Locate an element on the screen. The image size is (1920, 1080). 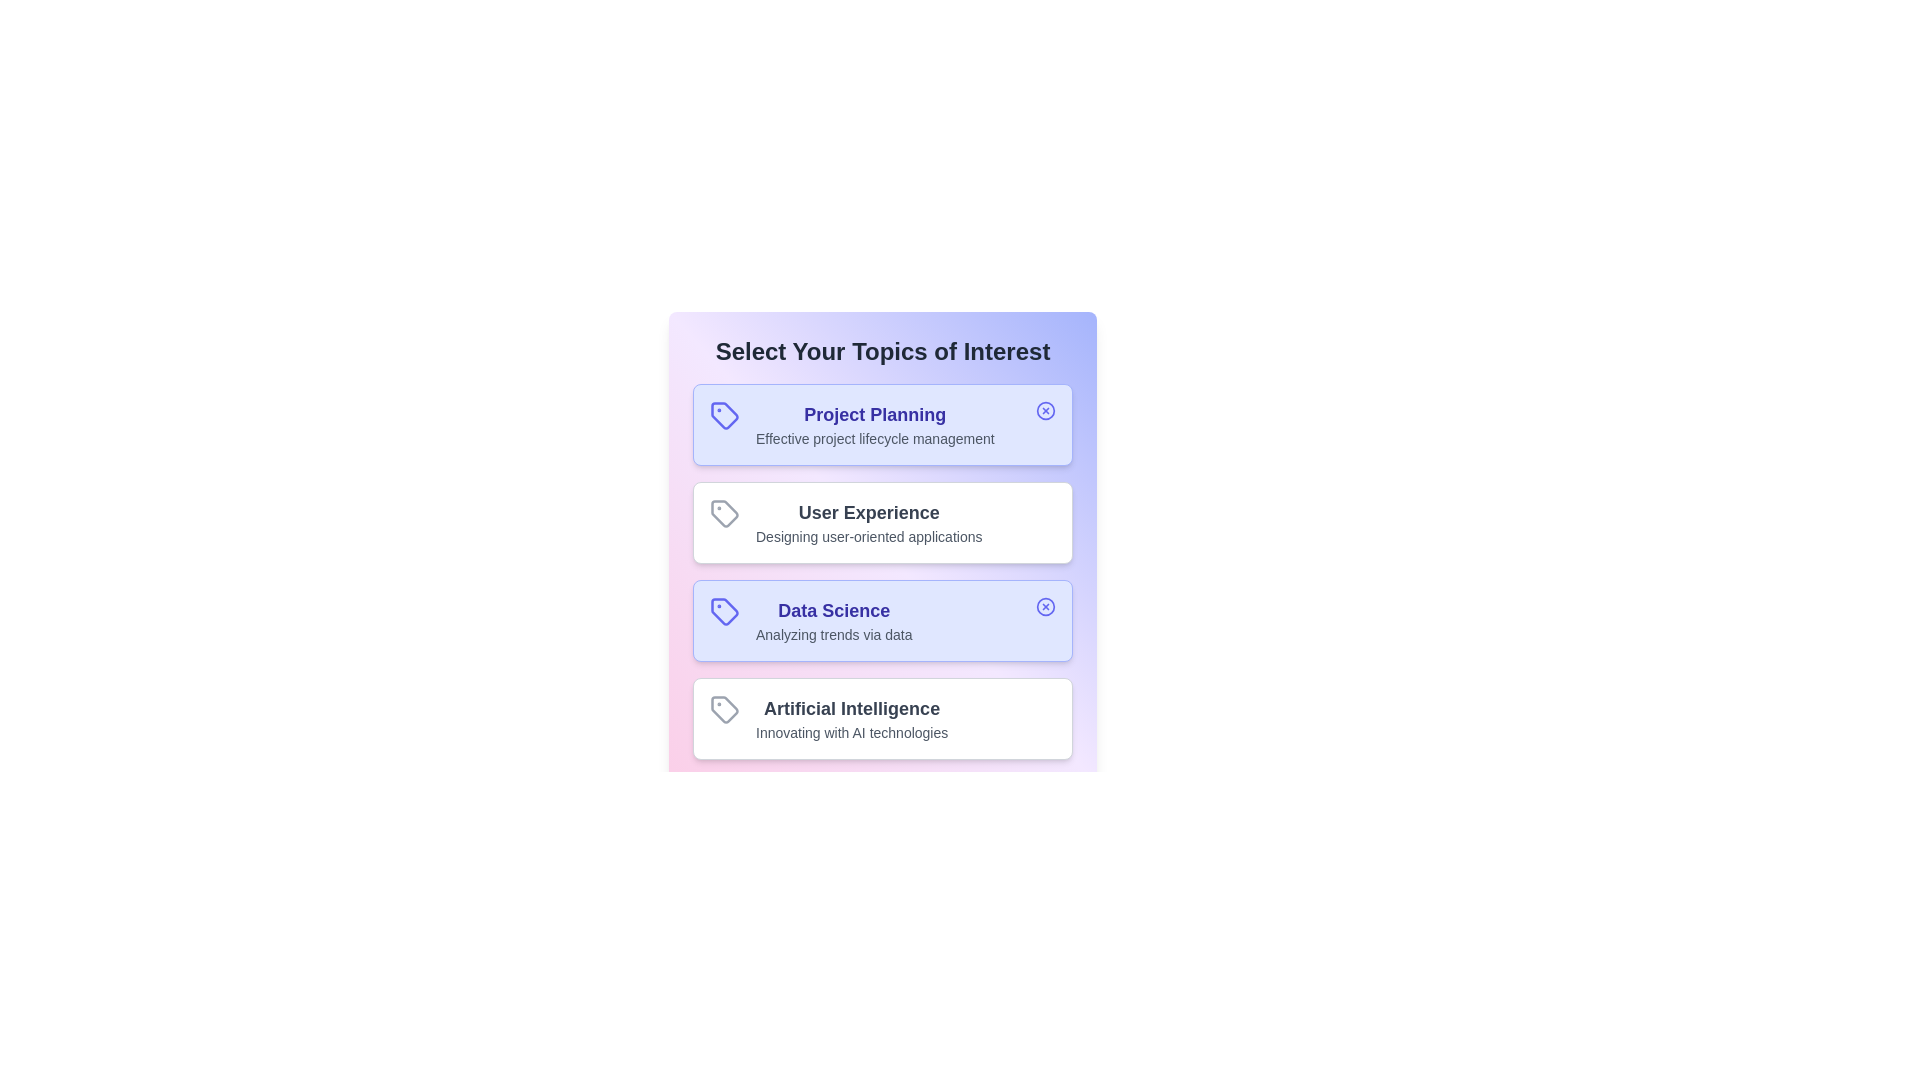
the topic card labeled 'Artificial Intelligence' to observe UI changes is located at coordinates (882, 717).